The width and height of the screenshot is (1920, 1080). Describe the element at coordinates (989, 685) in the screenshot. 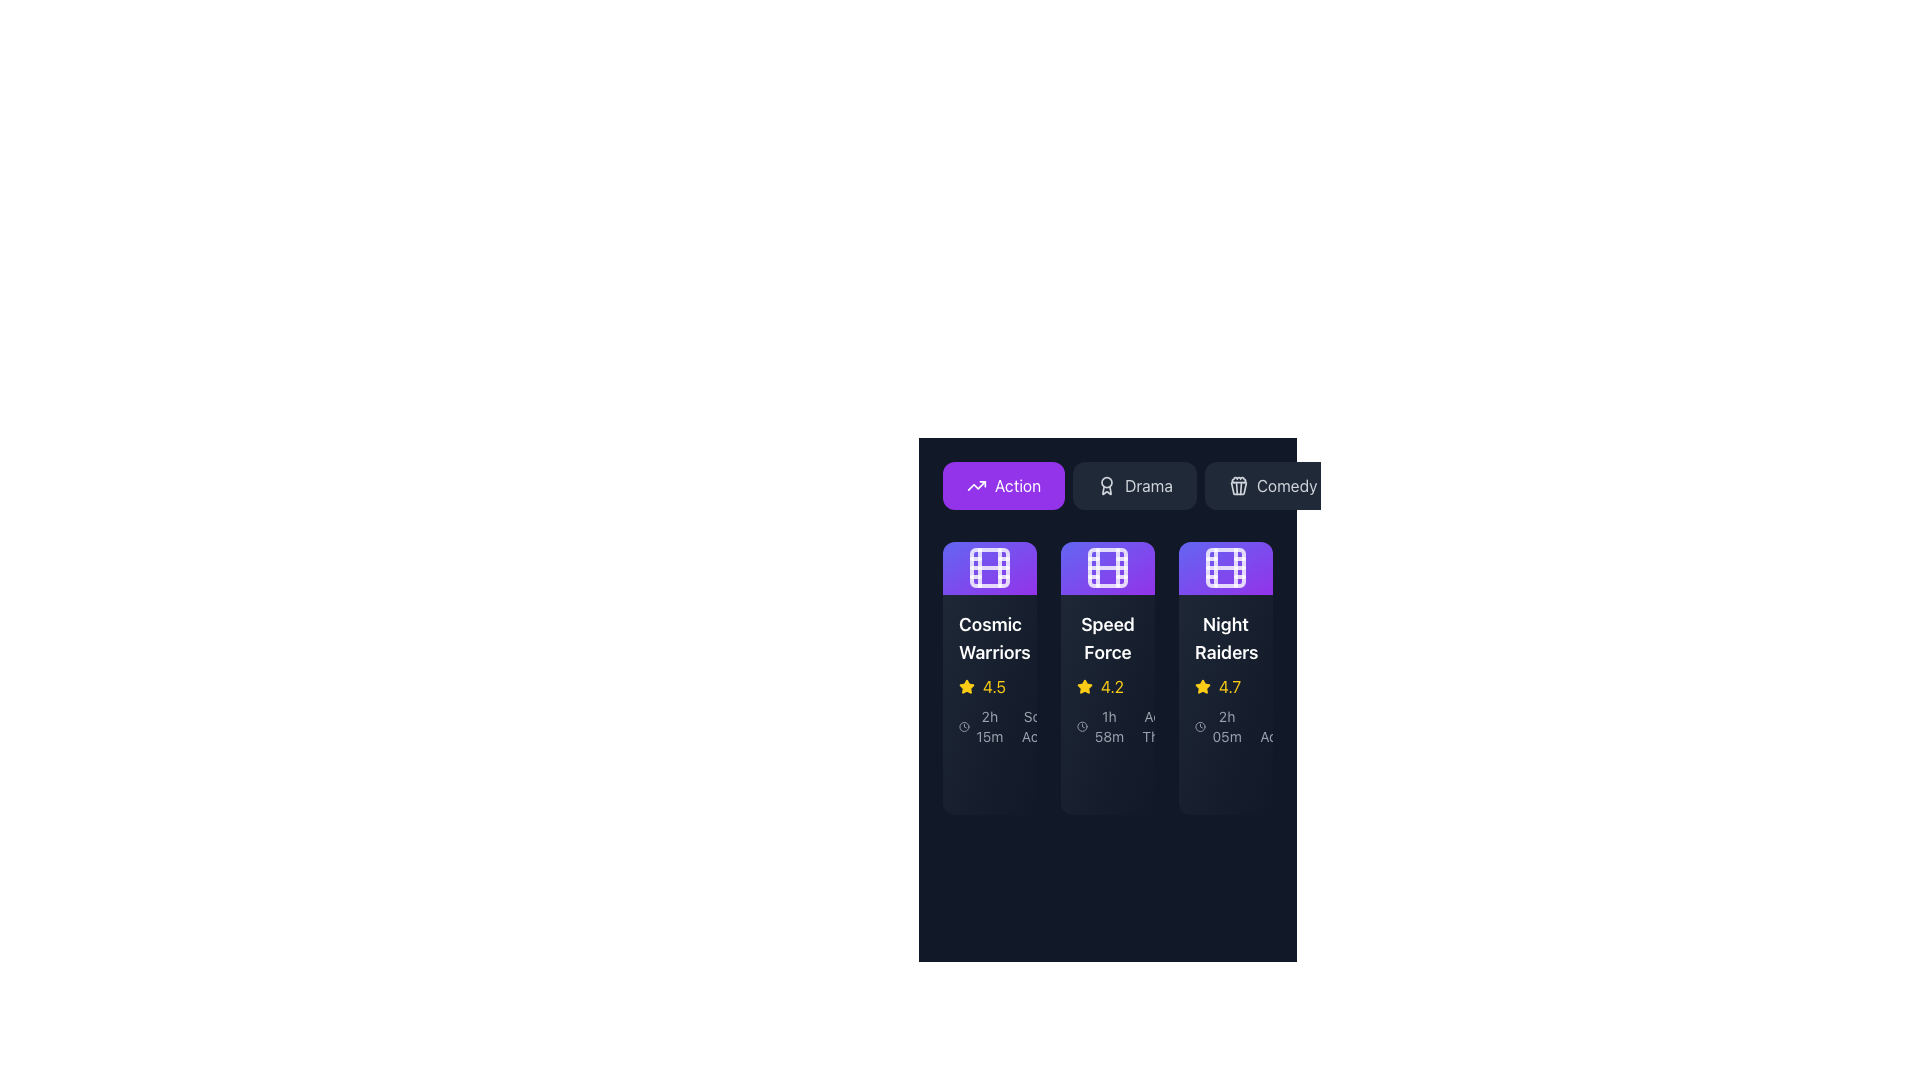

I see `the first rating display component located below the title 'Cosmic Warriors' within the card layout, which indicates the user rating for the associated content` at that location.